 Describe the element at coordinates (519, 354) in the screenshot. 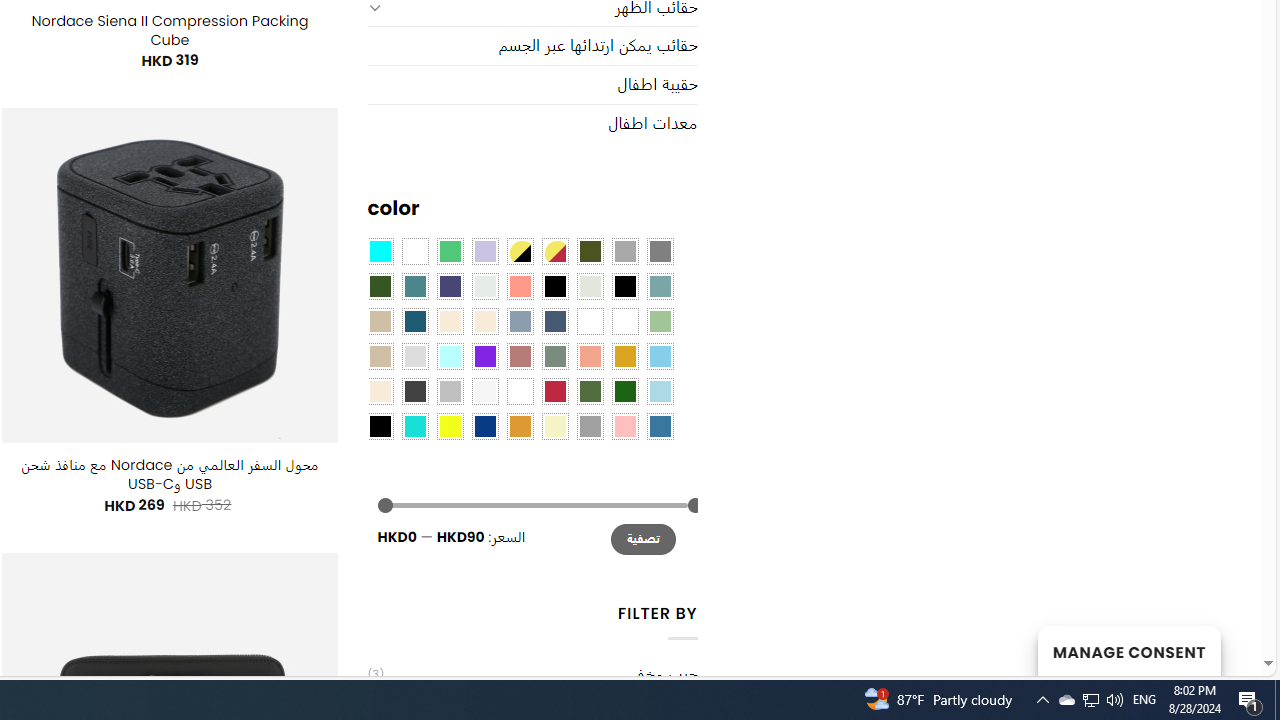

I see `'Rose'` at that location.